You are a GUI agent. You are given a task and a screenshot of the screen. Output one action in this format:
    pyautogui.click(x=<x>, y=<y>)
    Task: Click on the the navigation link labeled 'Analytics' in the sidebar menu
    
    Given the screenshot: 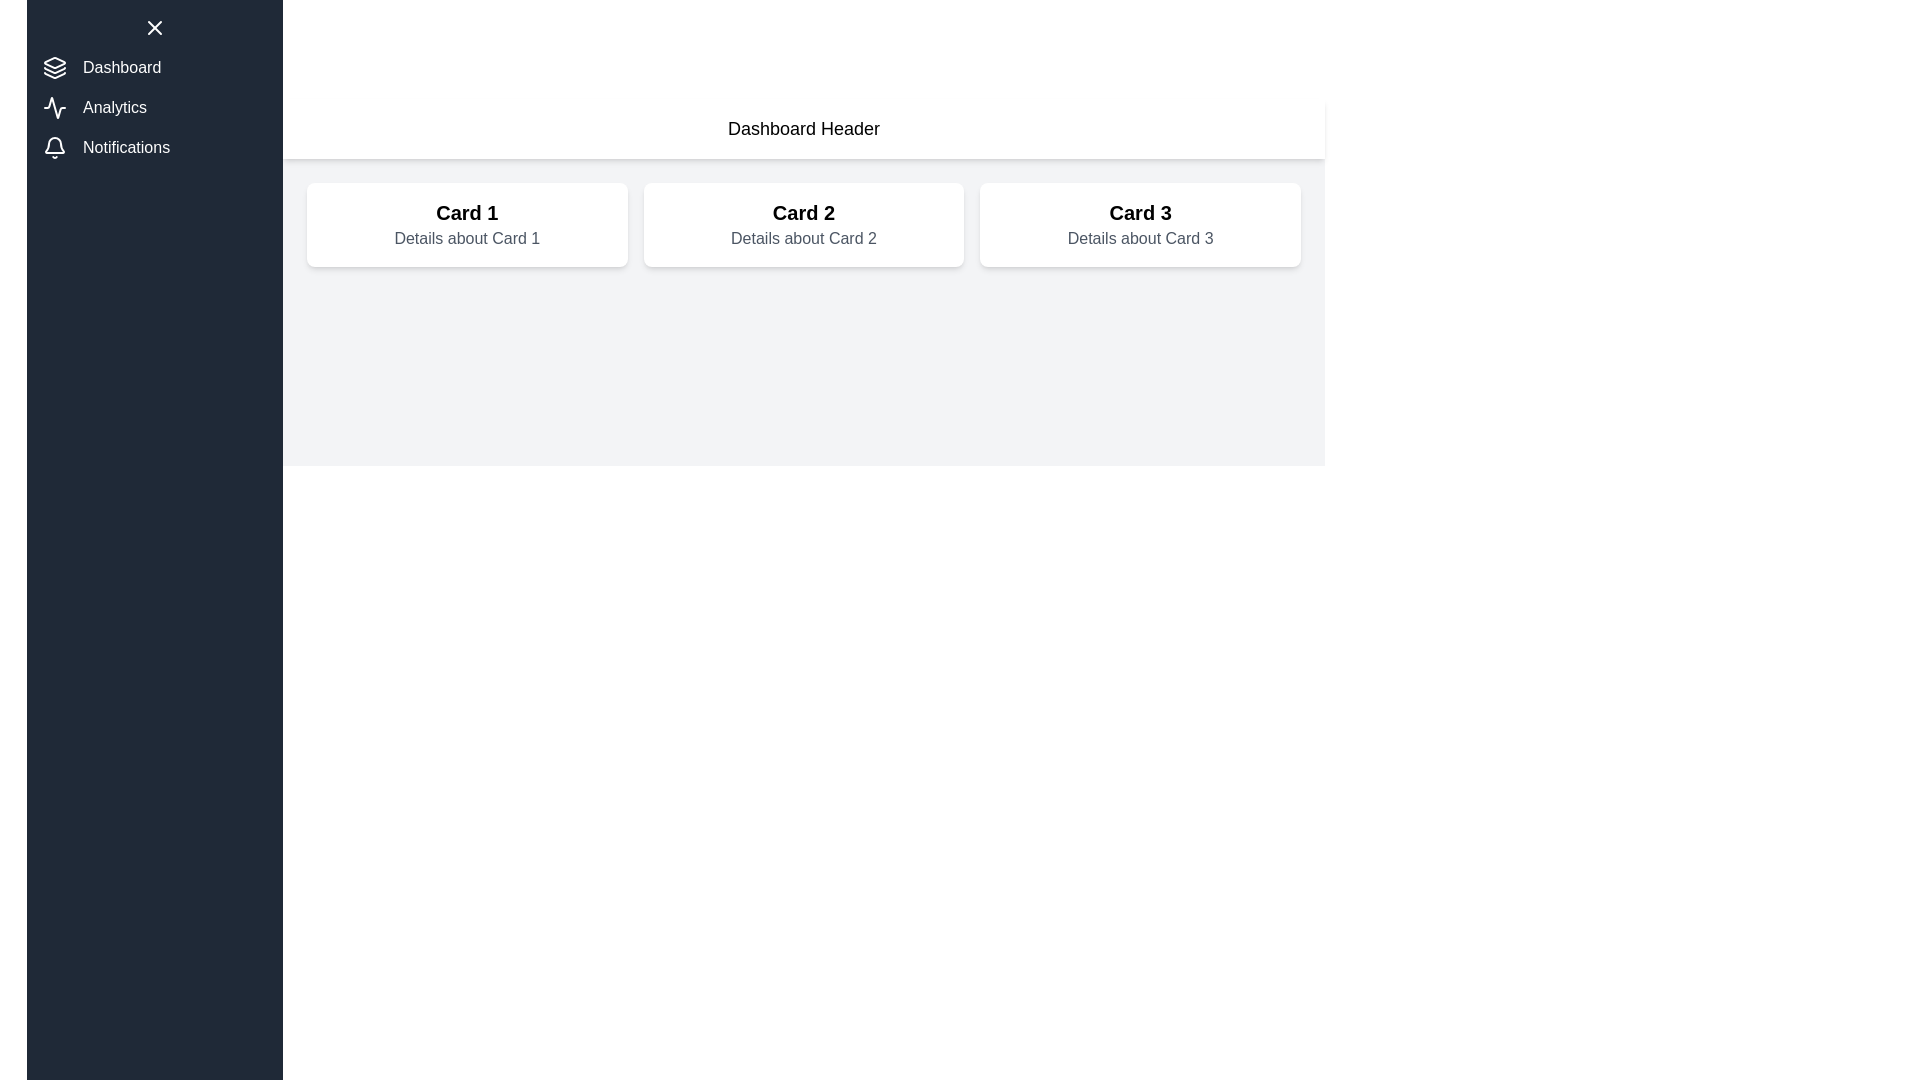 What is the action you would take?
    pyautogui.click(x=153, y=108)
    